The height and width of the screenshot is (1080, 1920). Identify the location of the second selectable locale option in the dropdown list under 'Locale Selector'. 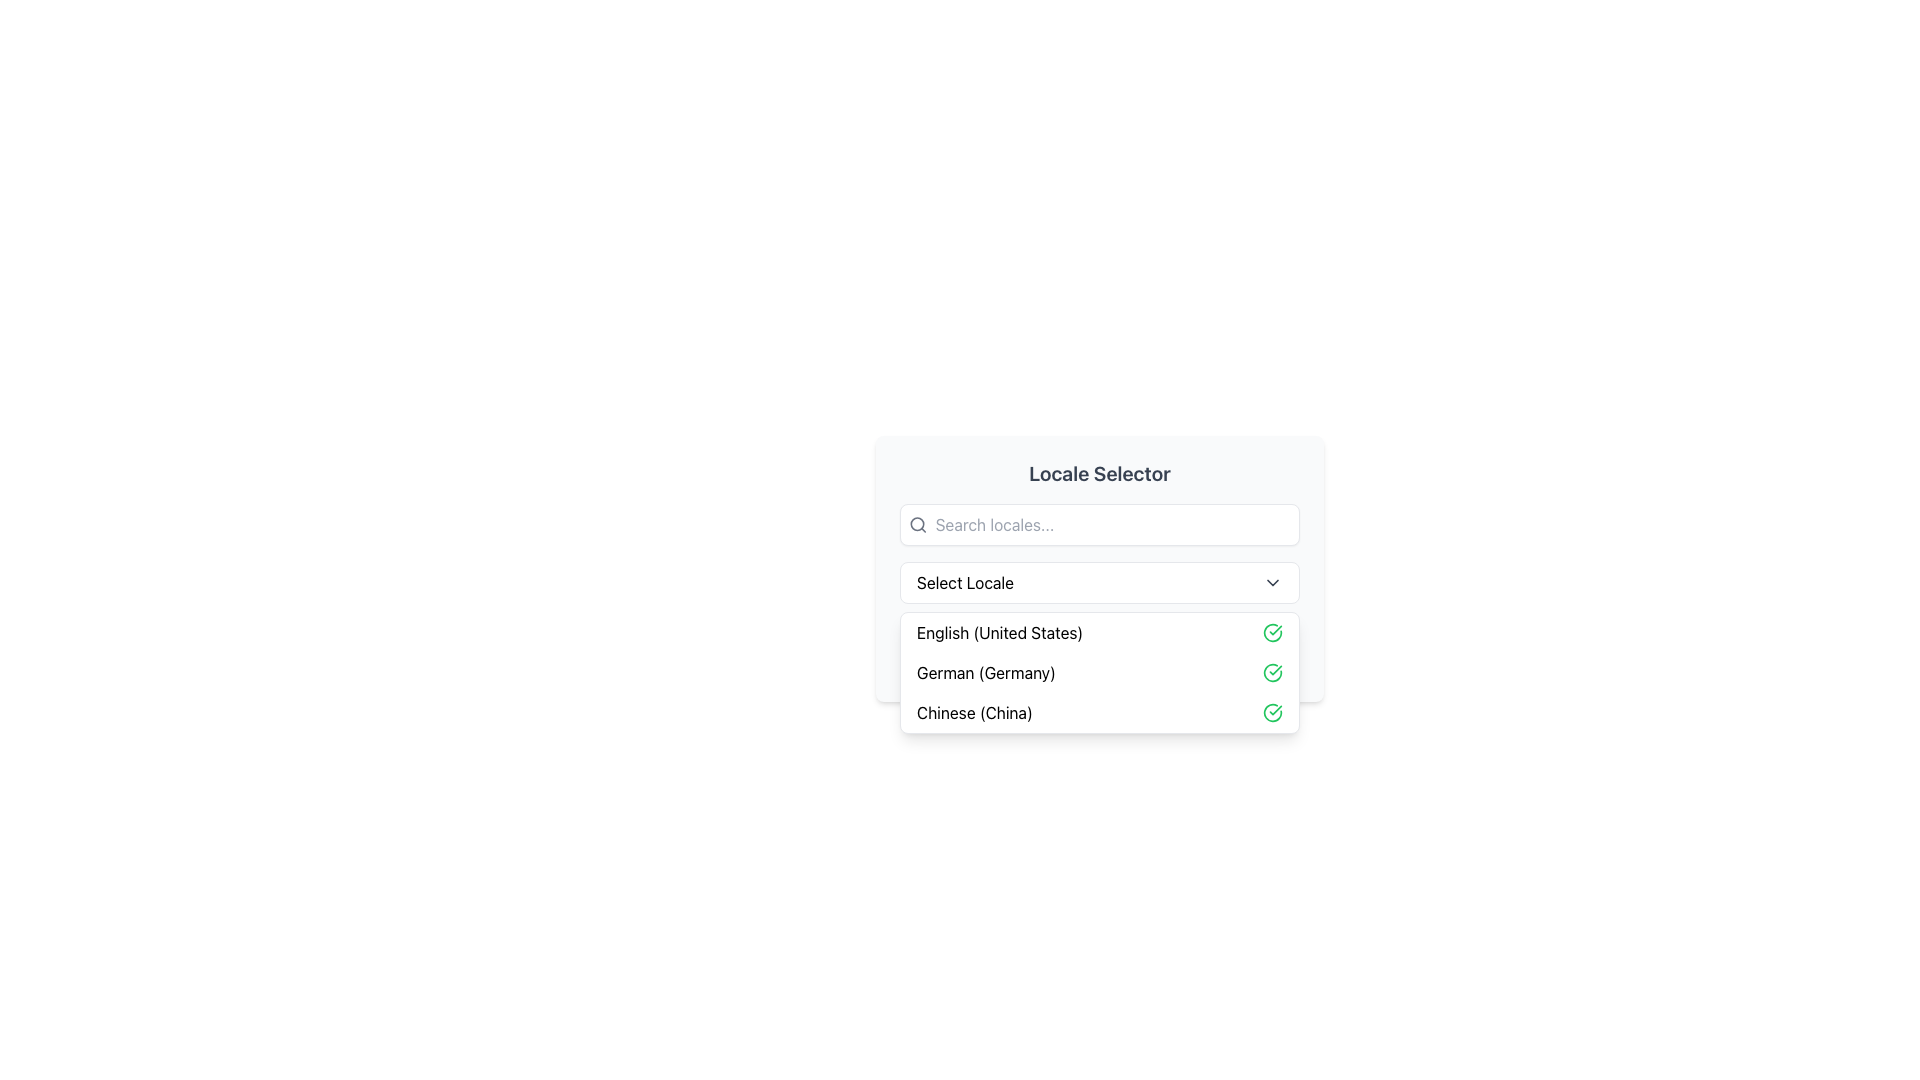
(1098, 672).